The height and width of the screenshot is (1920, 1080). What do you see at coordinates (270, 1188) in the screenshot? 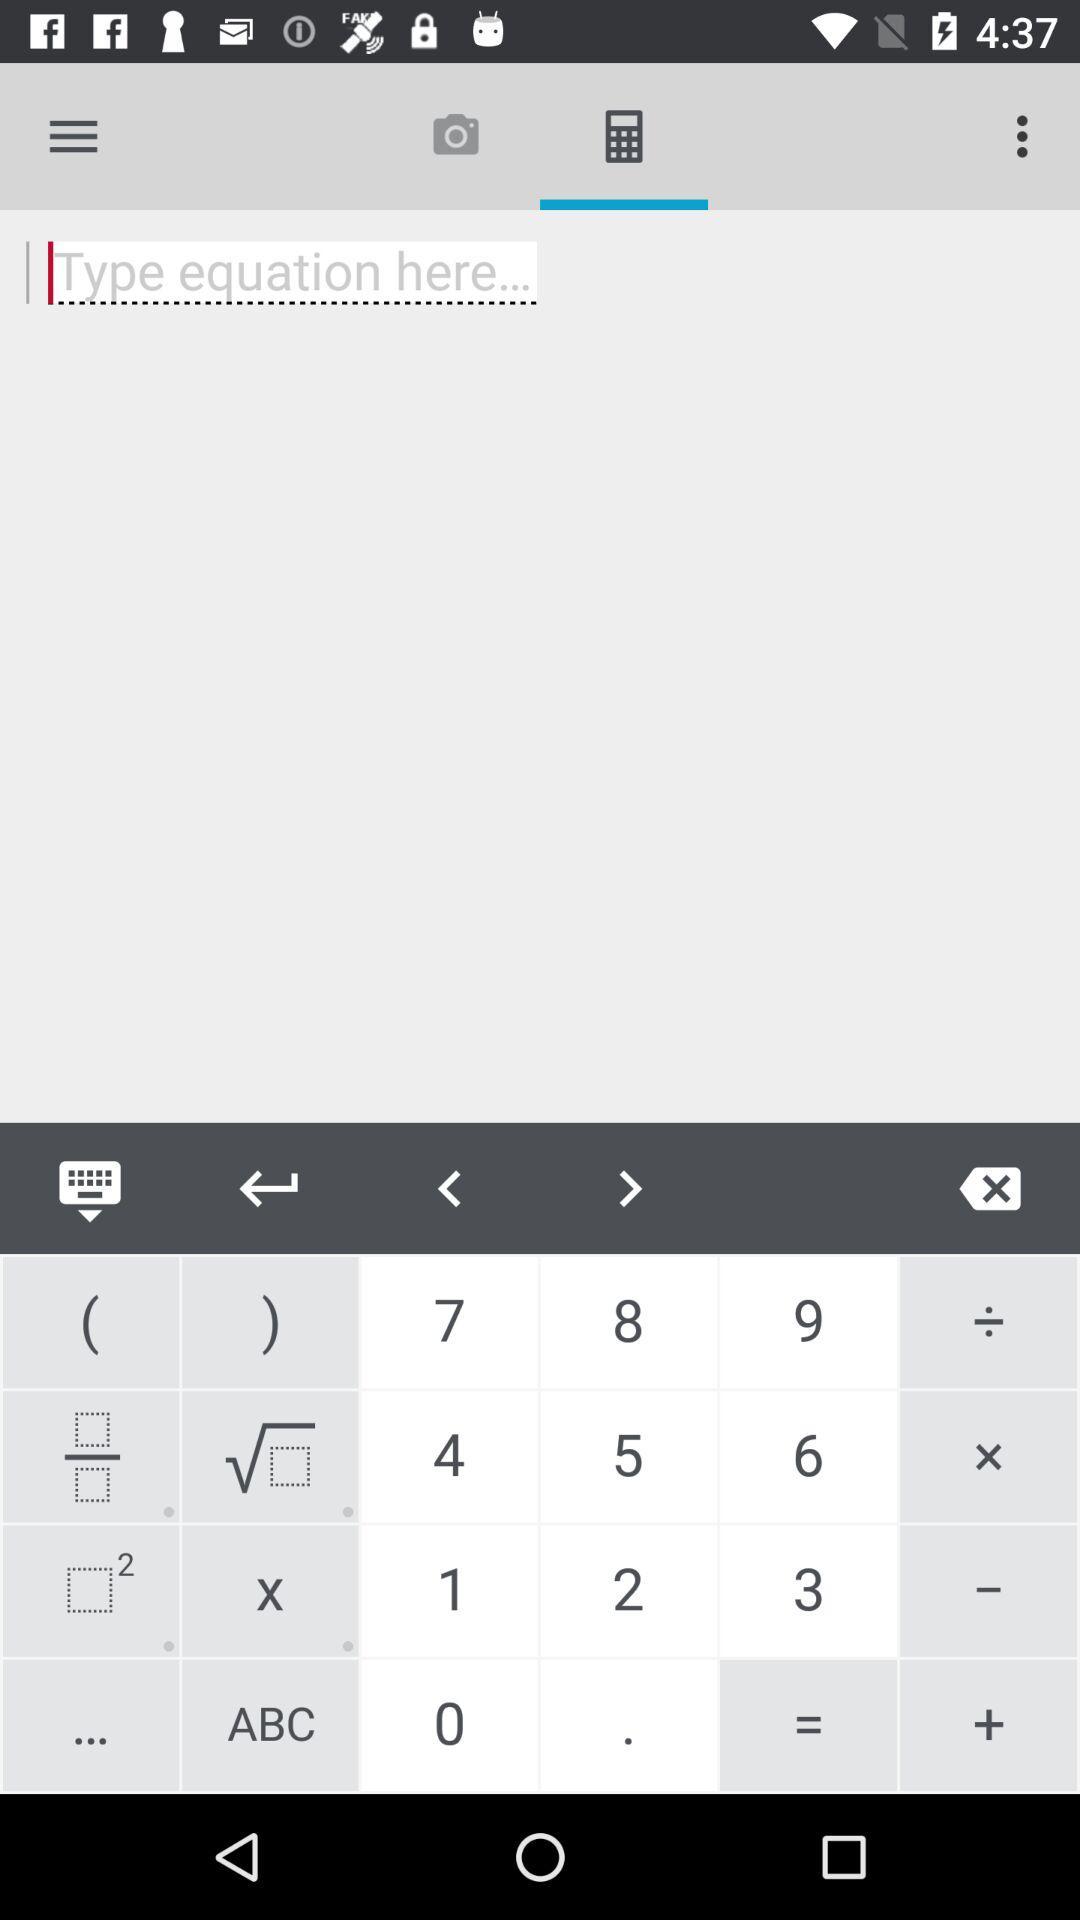
I see `next` at bounding box center [270, 1188].